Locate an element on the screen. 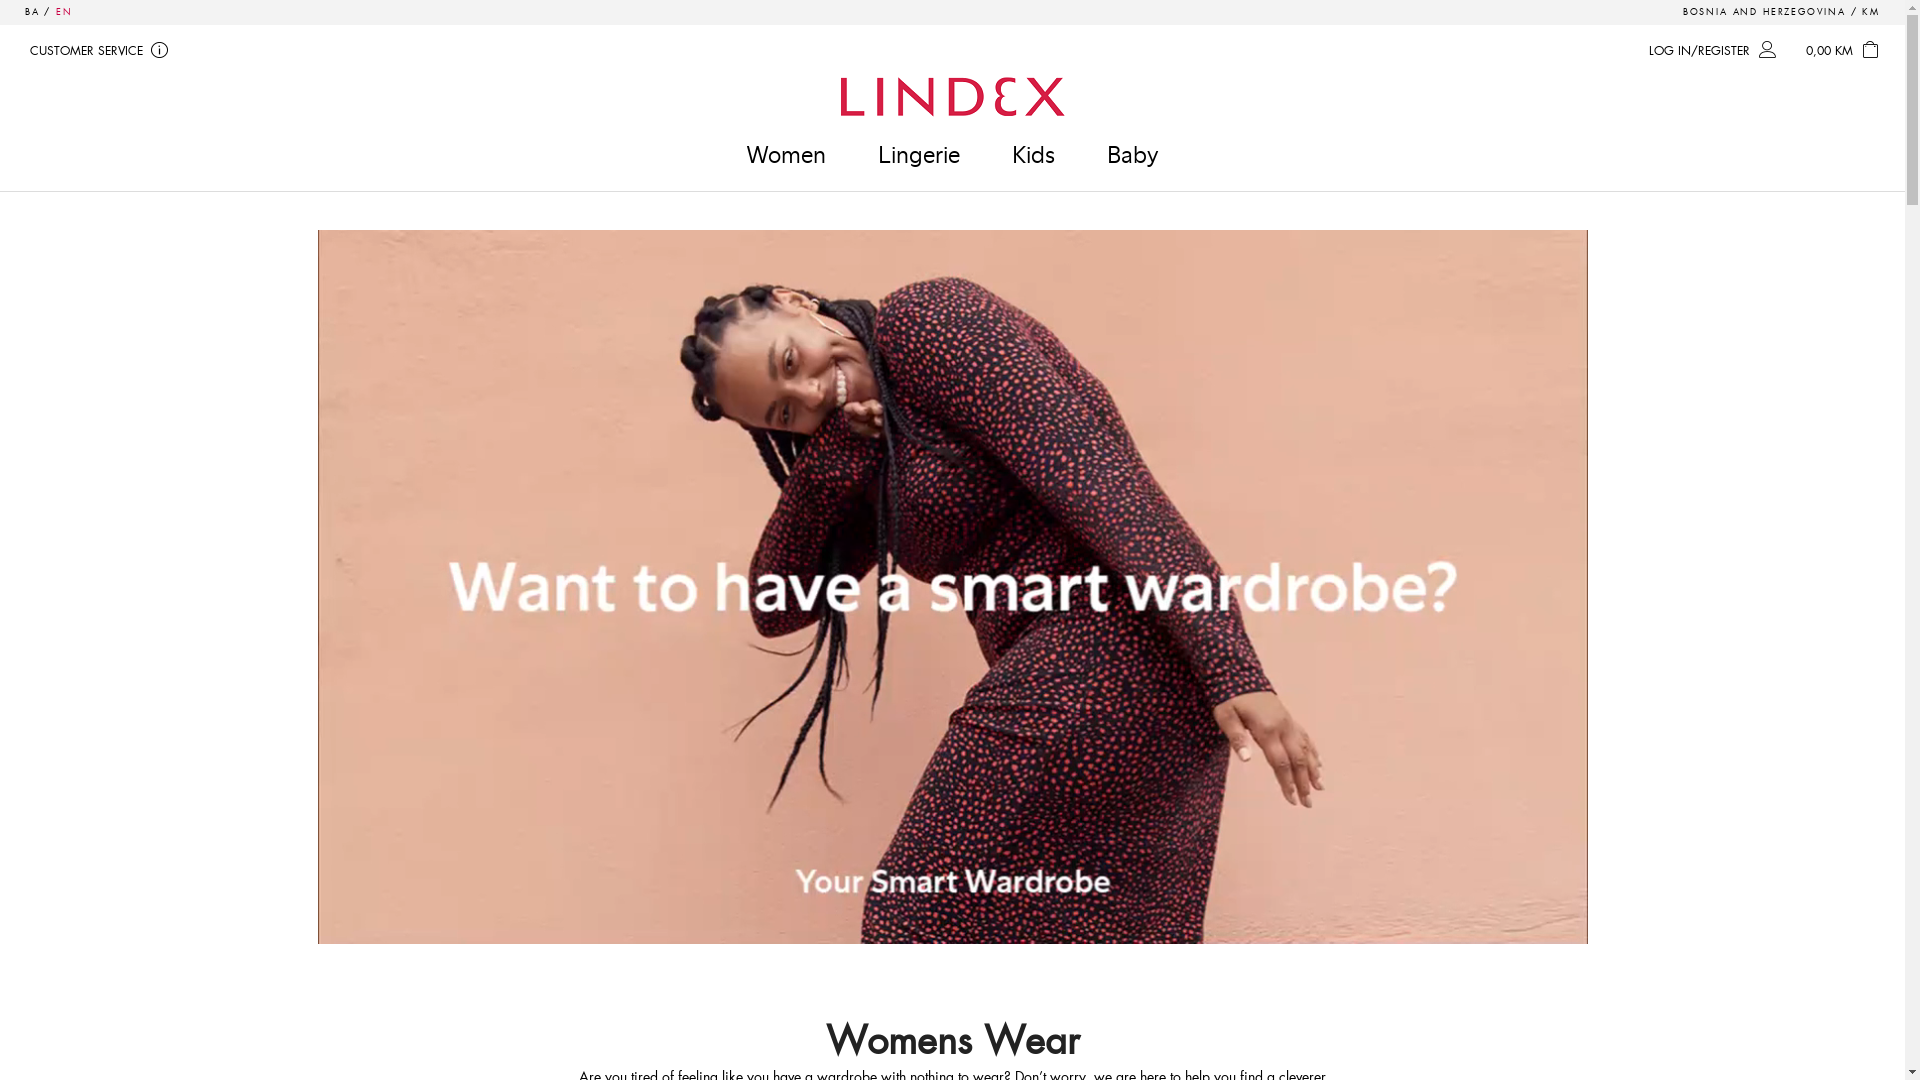 This screenshot has width=1920, height=1080. '0,00 KM' is located at coordinates (1845, 50).